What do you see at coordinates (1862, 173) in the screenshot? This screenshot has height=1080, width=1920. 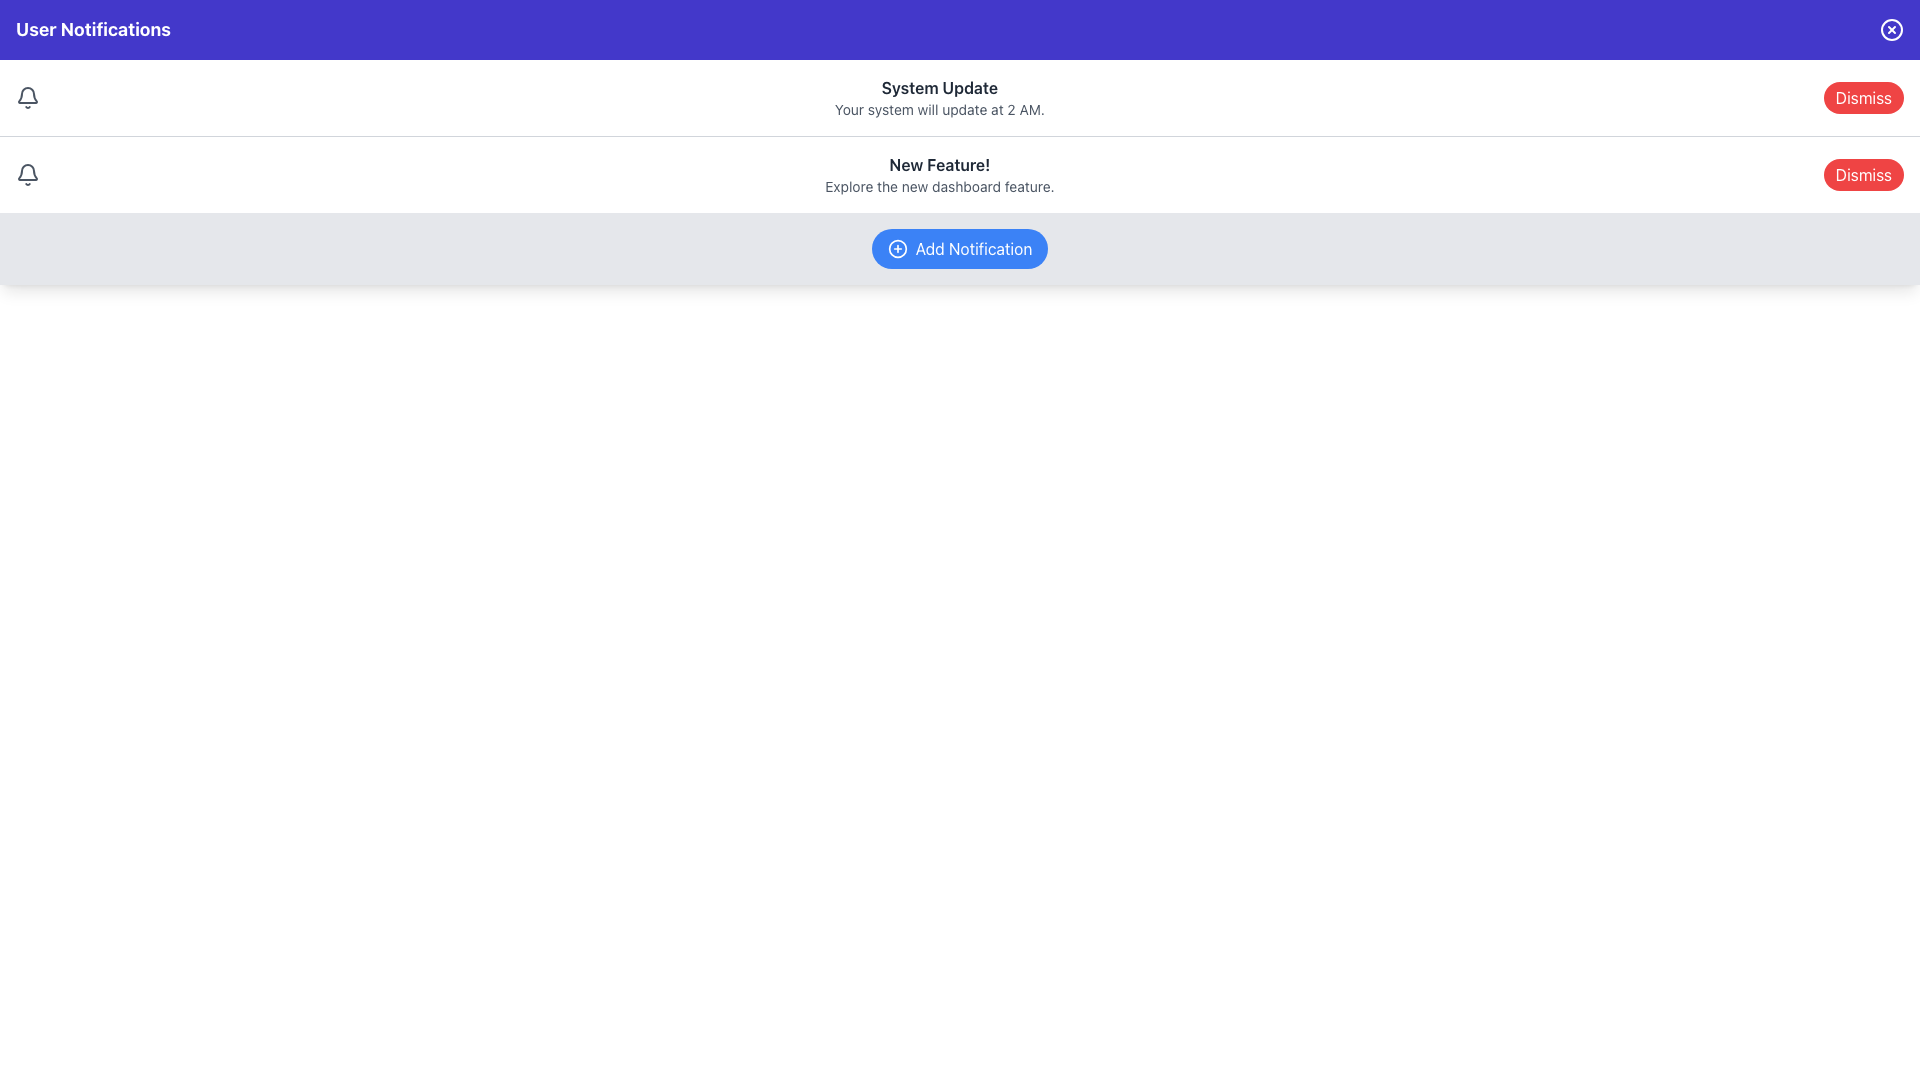 I see `the dismiss button located on the right-hand side of the notification content that says 'New Feature! Explore the new dashboard feature.'` at bounding box center [1862, 173].